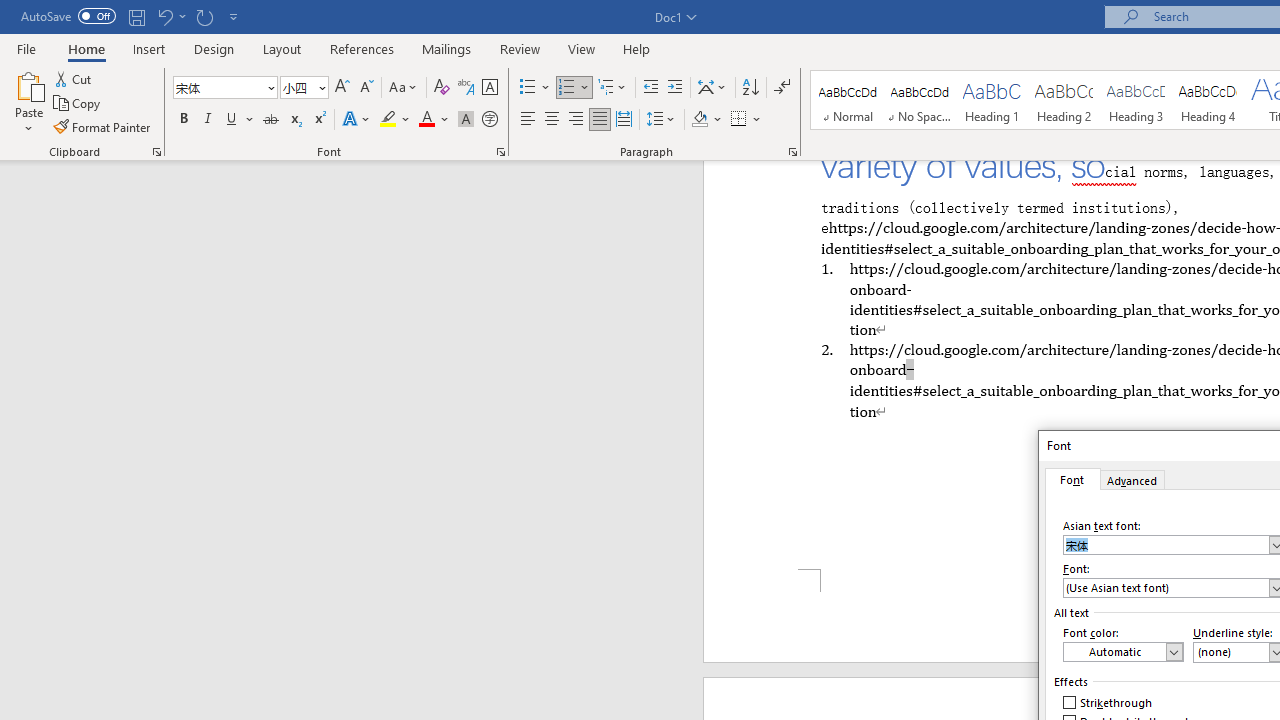 This screenshot has height=720, width=1280. I want to click on 'Paste', so click(28, 84).